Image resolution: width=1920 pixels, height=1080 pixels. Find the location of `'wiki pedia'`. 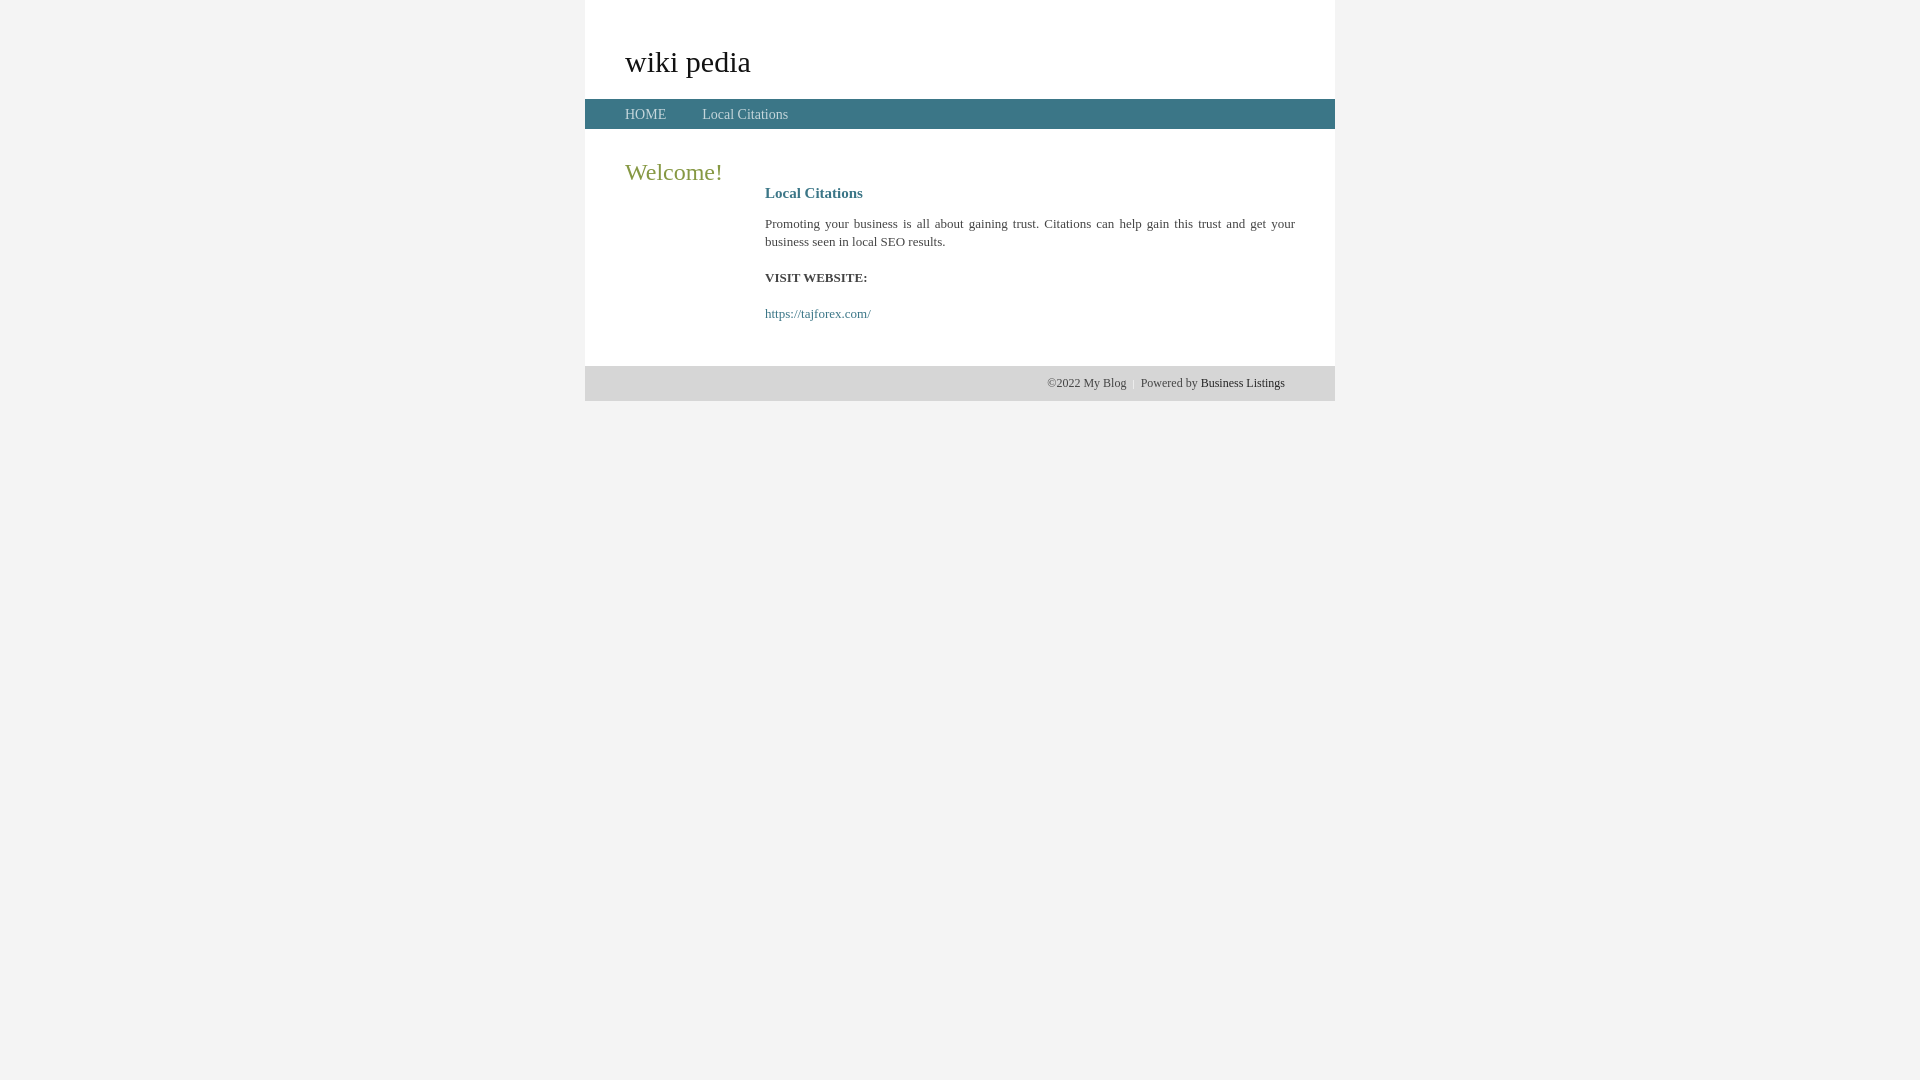

'wiki pedia' is located at coordinates (687, 60).